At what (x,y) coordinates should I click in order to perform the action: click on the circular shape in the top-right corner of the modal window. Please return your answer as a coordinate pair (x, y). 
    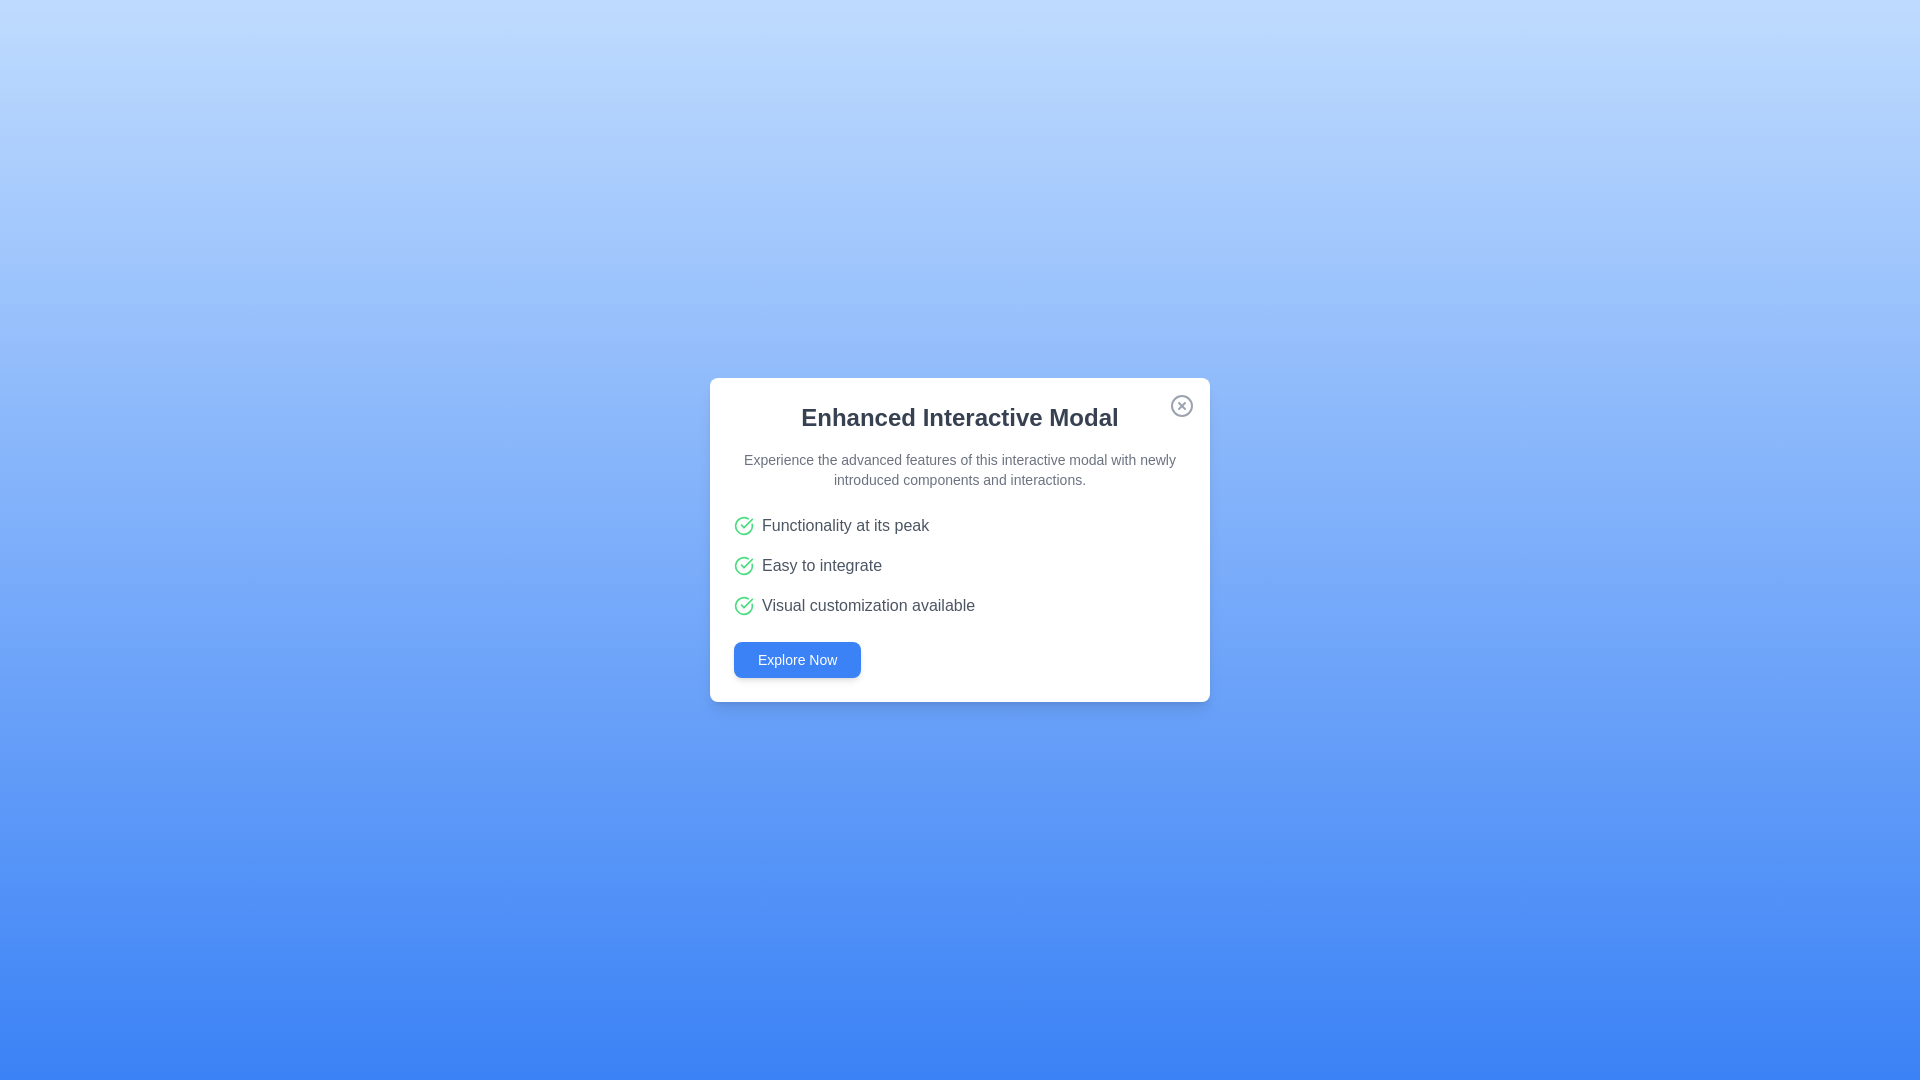
    Looking at the image, I should click on (1181, 405).